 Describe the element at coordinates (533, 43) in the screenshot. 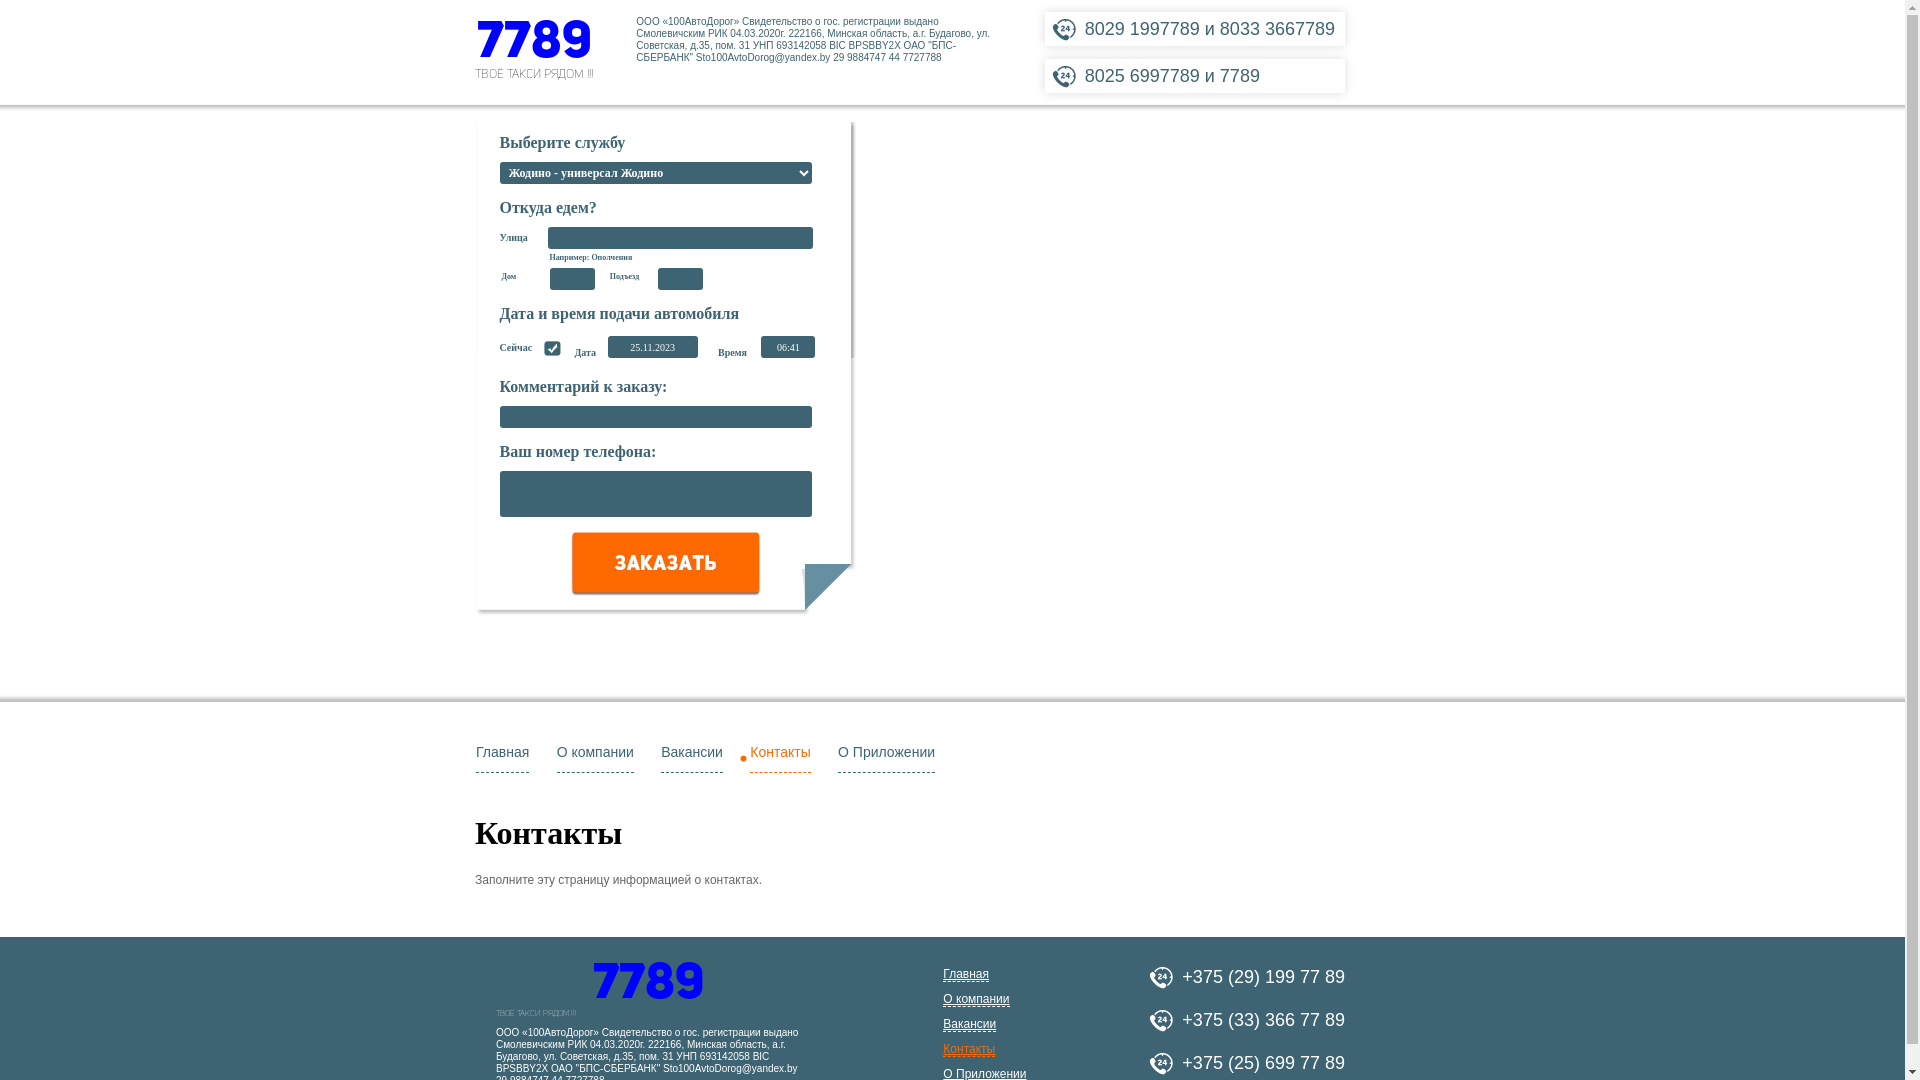

I see `'7789'` at that location.